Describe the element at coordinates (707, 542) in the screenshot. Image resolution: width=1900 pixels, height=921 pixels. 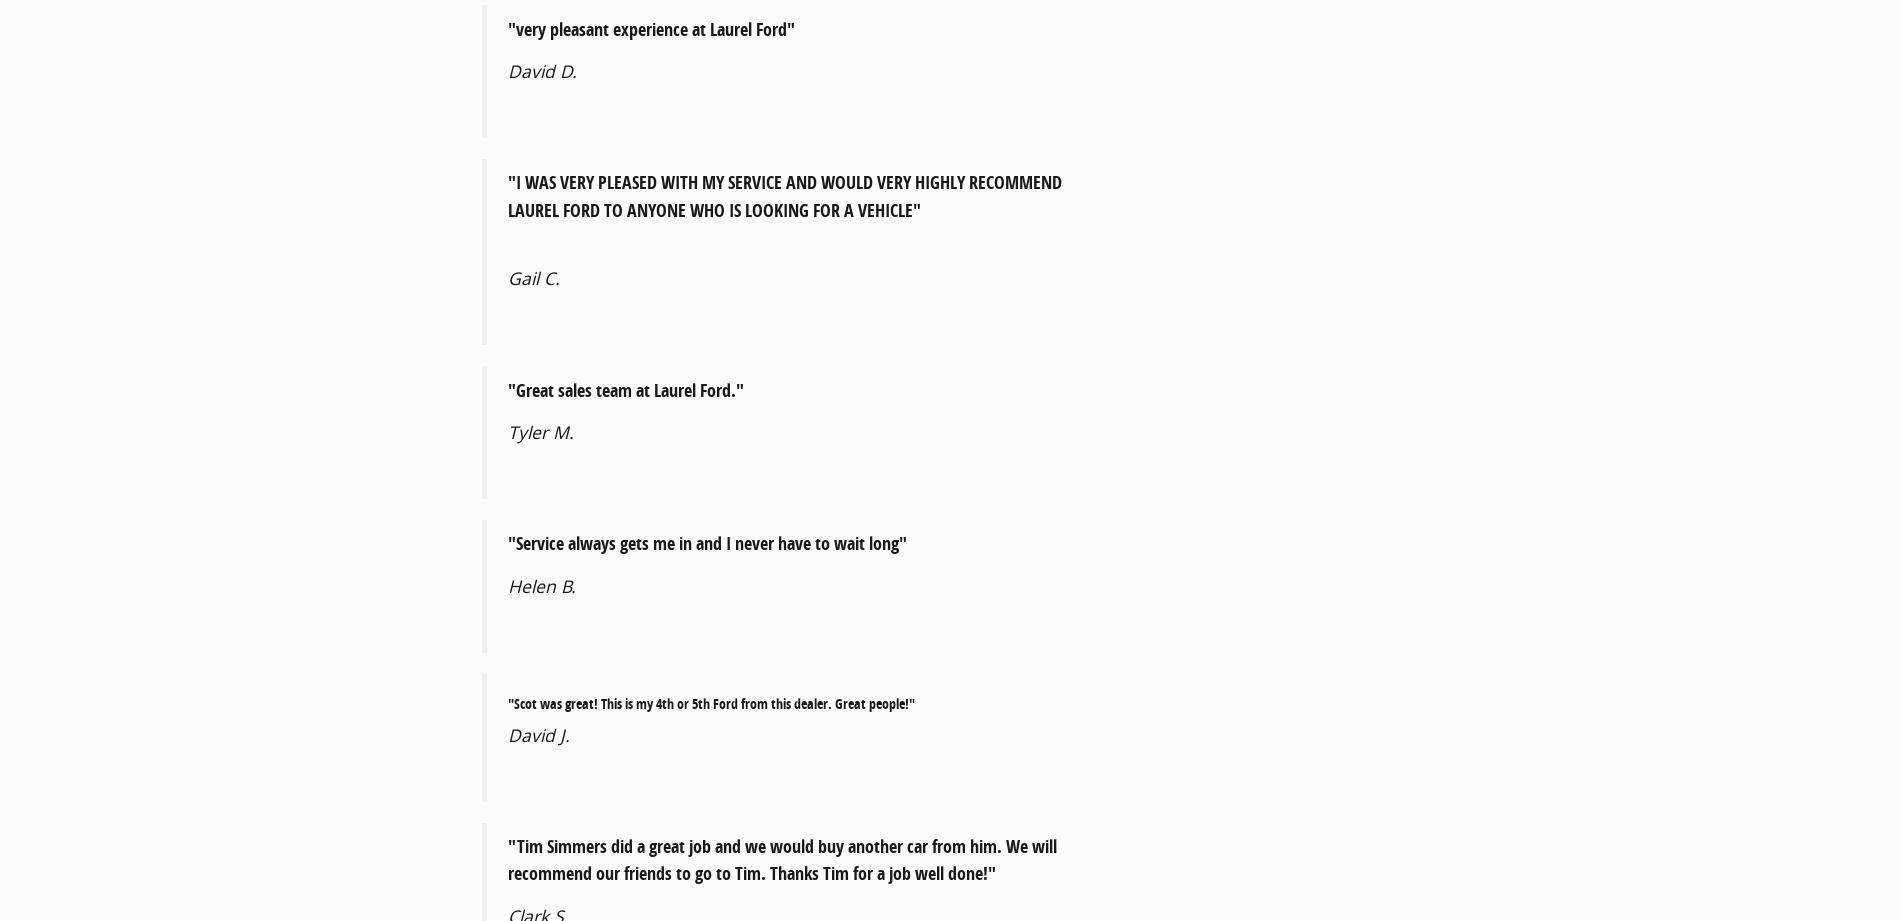
I see `'"Service always gets me in and I never have to wait 
long"'` at that location.